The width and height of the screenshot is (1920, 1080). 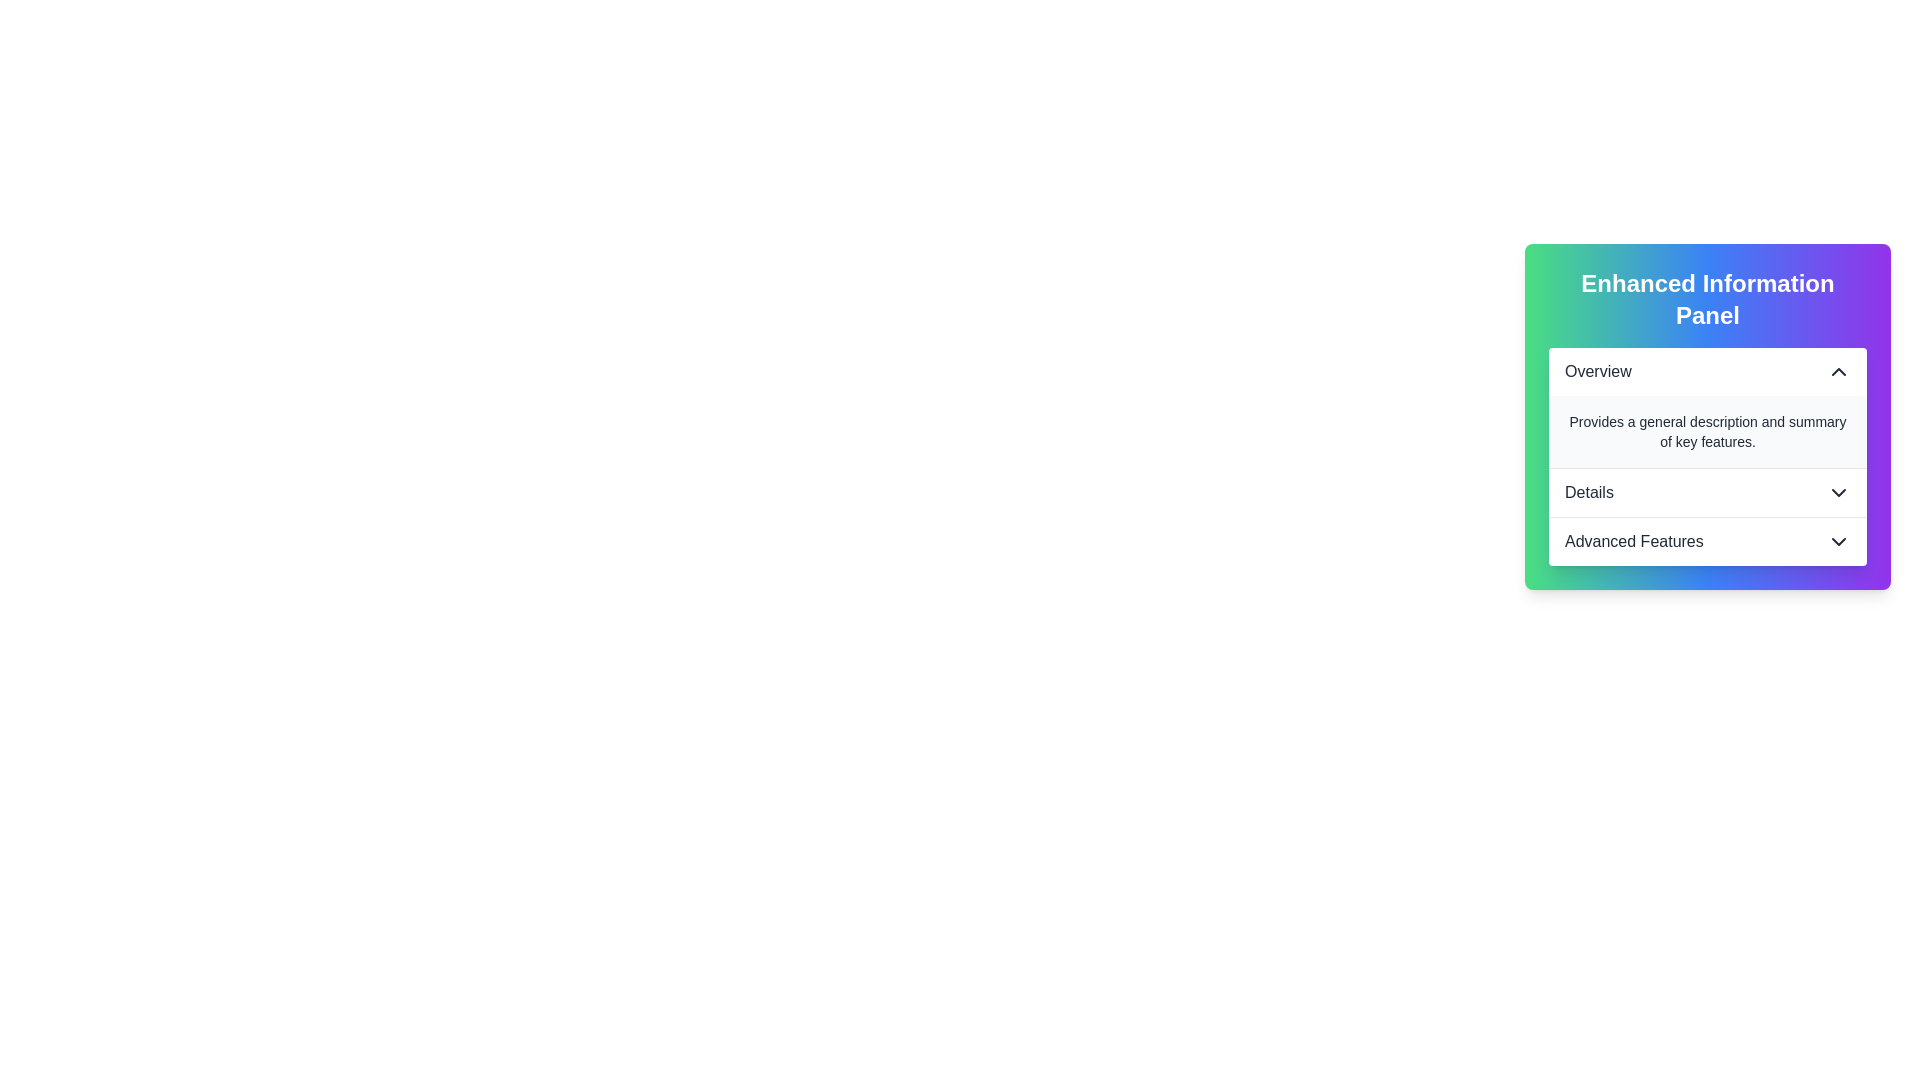 I want to click on the Dropdown toggle button located in the middle section of a vertical panel, so click(x=1707, y=493).